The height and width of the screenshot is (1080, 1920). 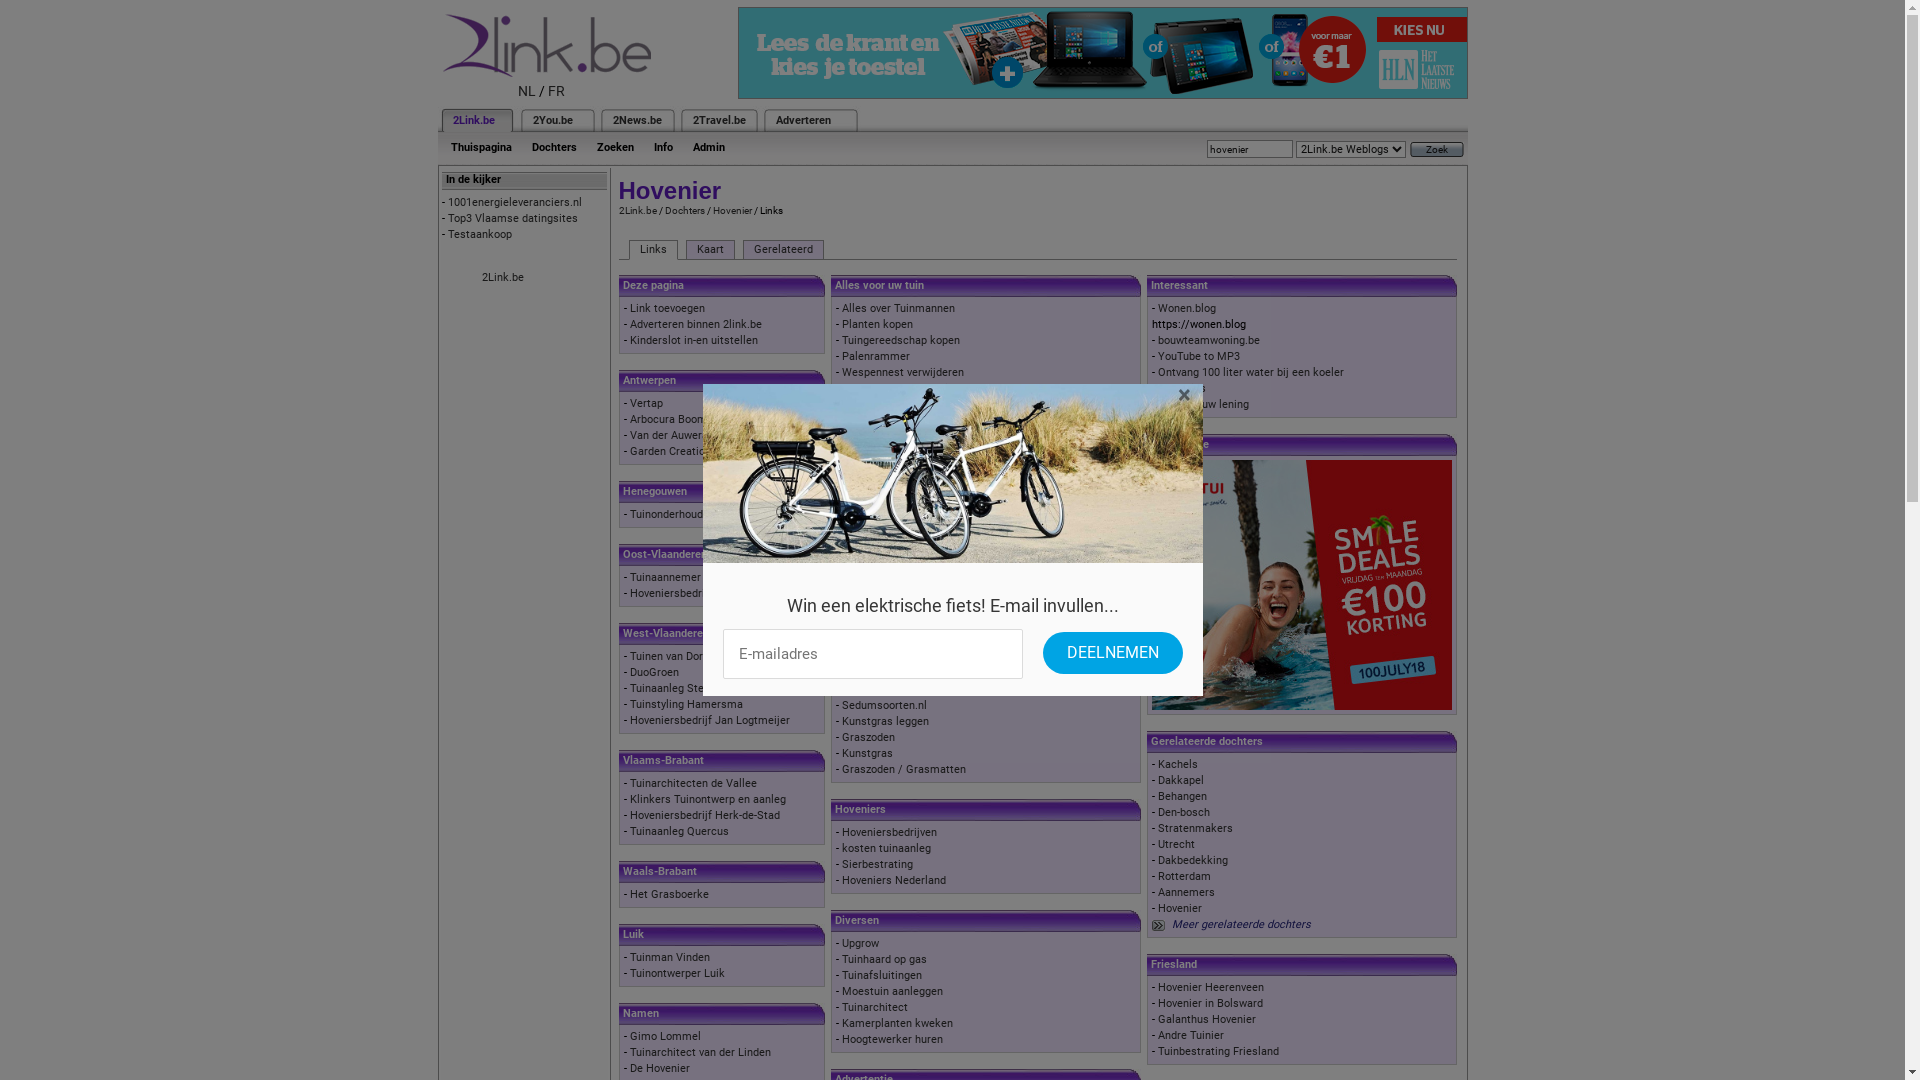 I want to click on 'De Hovenier', so click(x=660, y=1067).